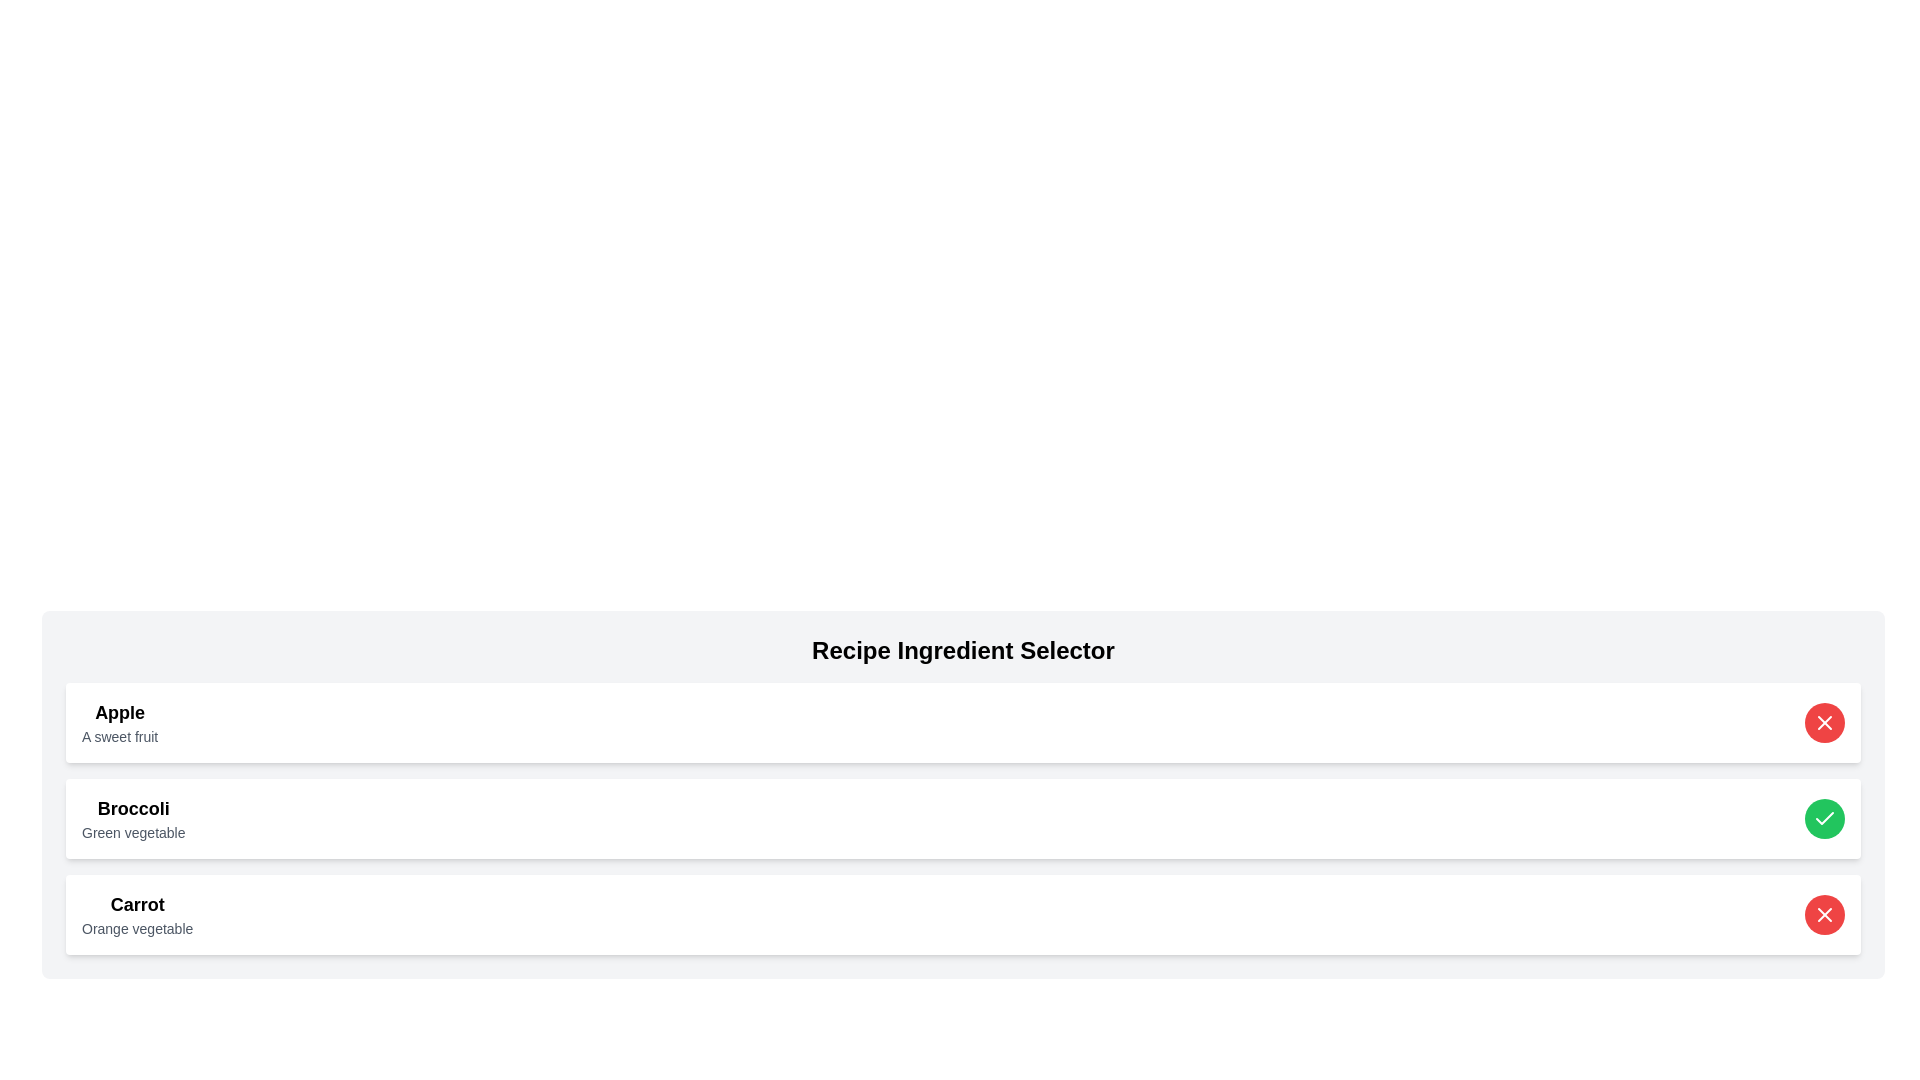  What do you see at coordinates (1824, 722) in the screenshot?
I see `the delete or close button located at the far right of the list item labeled 'Apple A sweet fruit'` at bounding box center [1824, 722].